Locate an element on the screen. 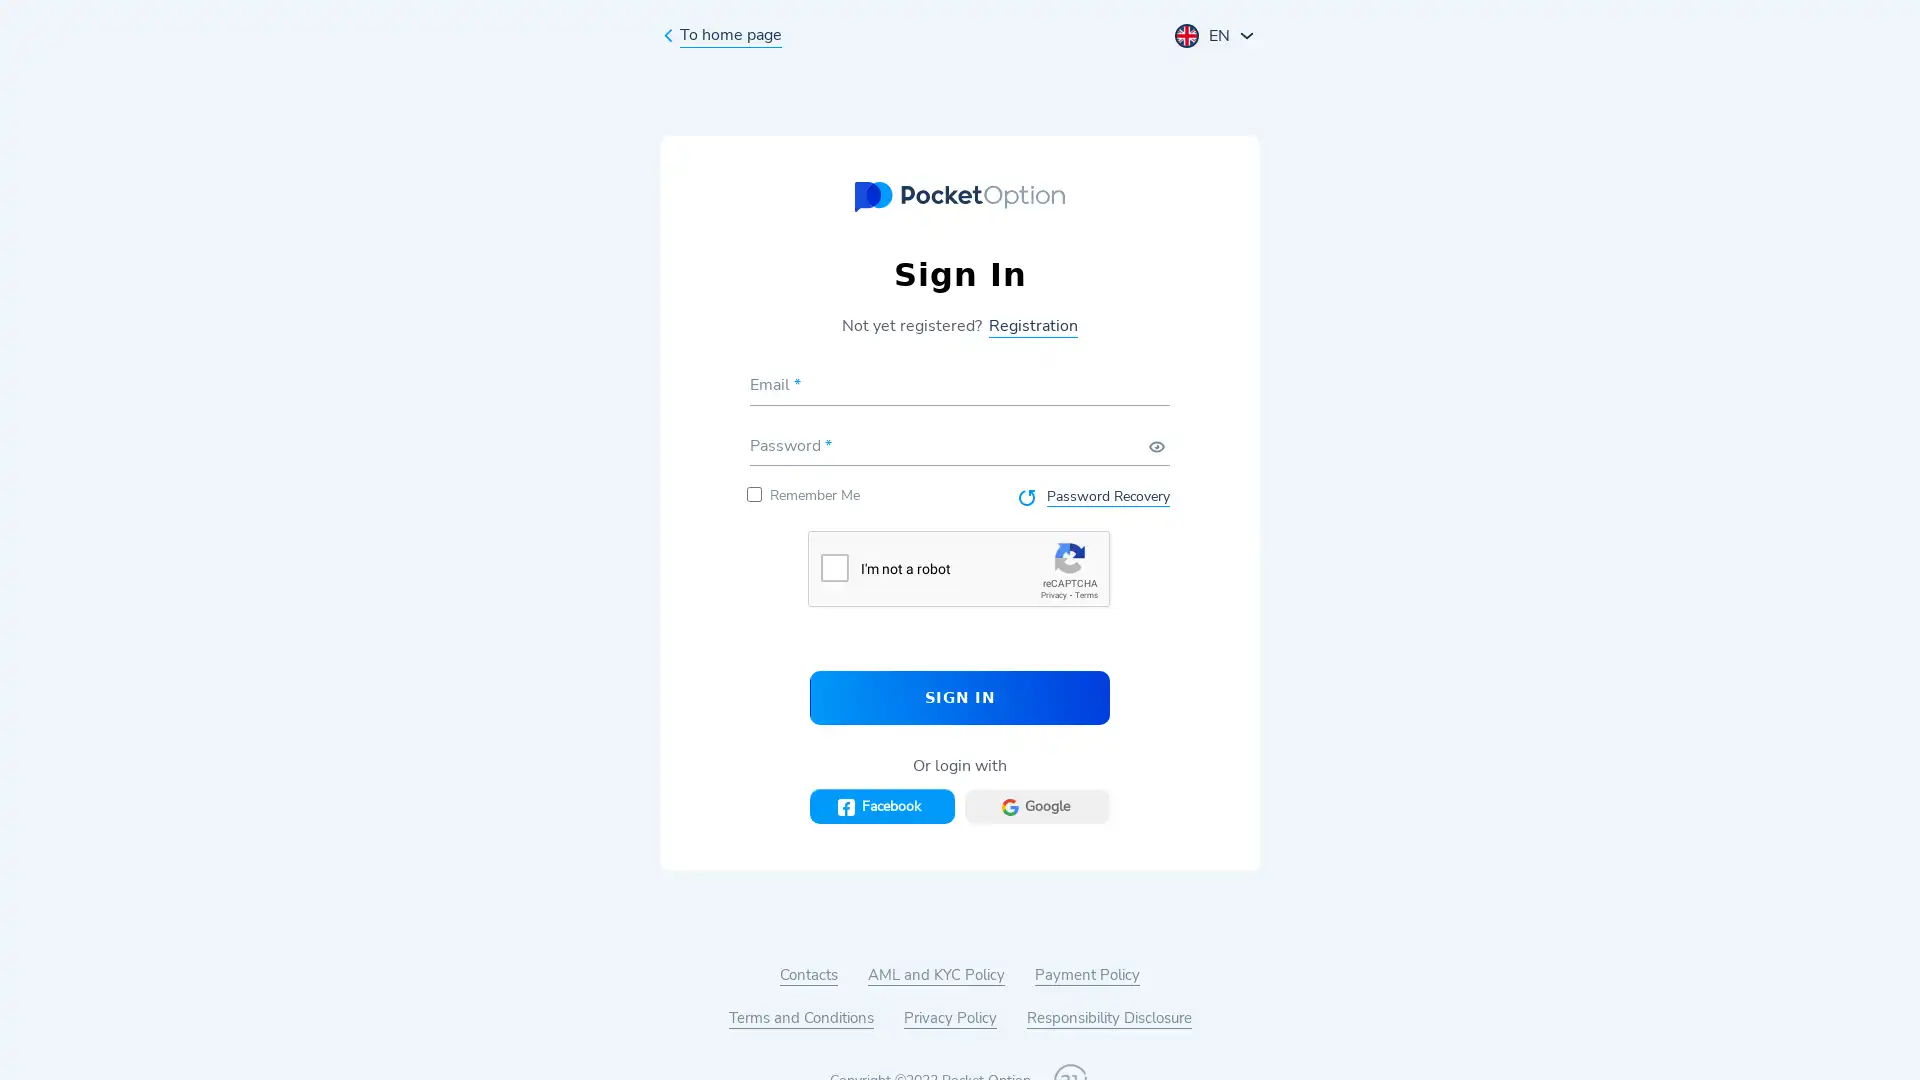 This screenshot has width=1920, height=1080. SIGN IN is located at coordinates (960, 696).